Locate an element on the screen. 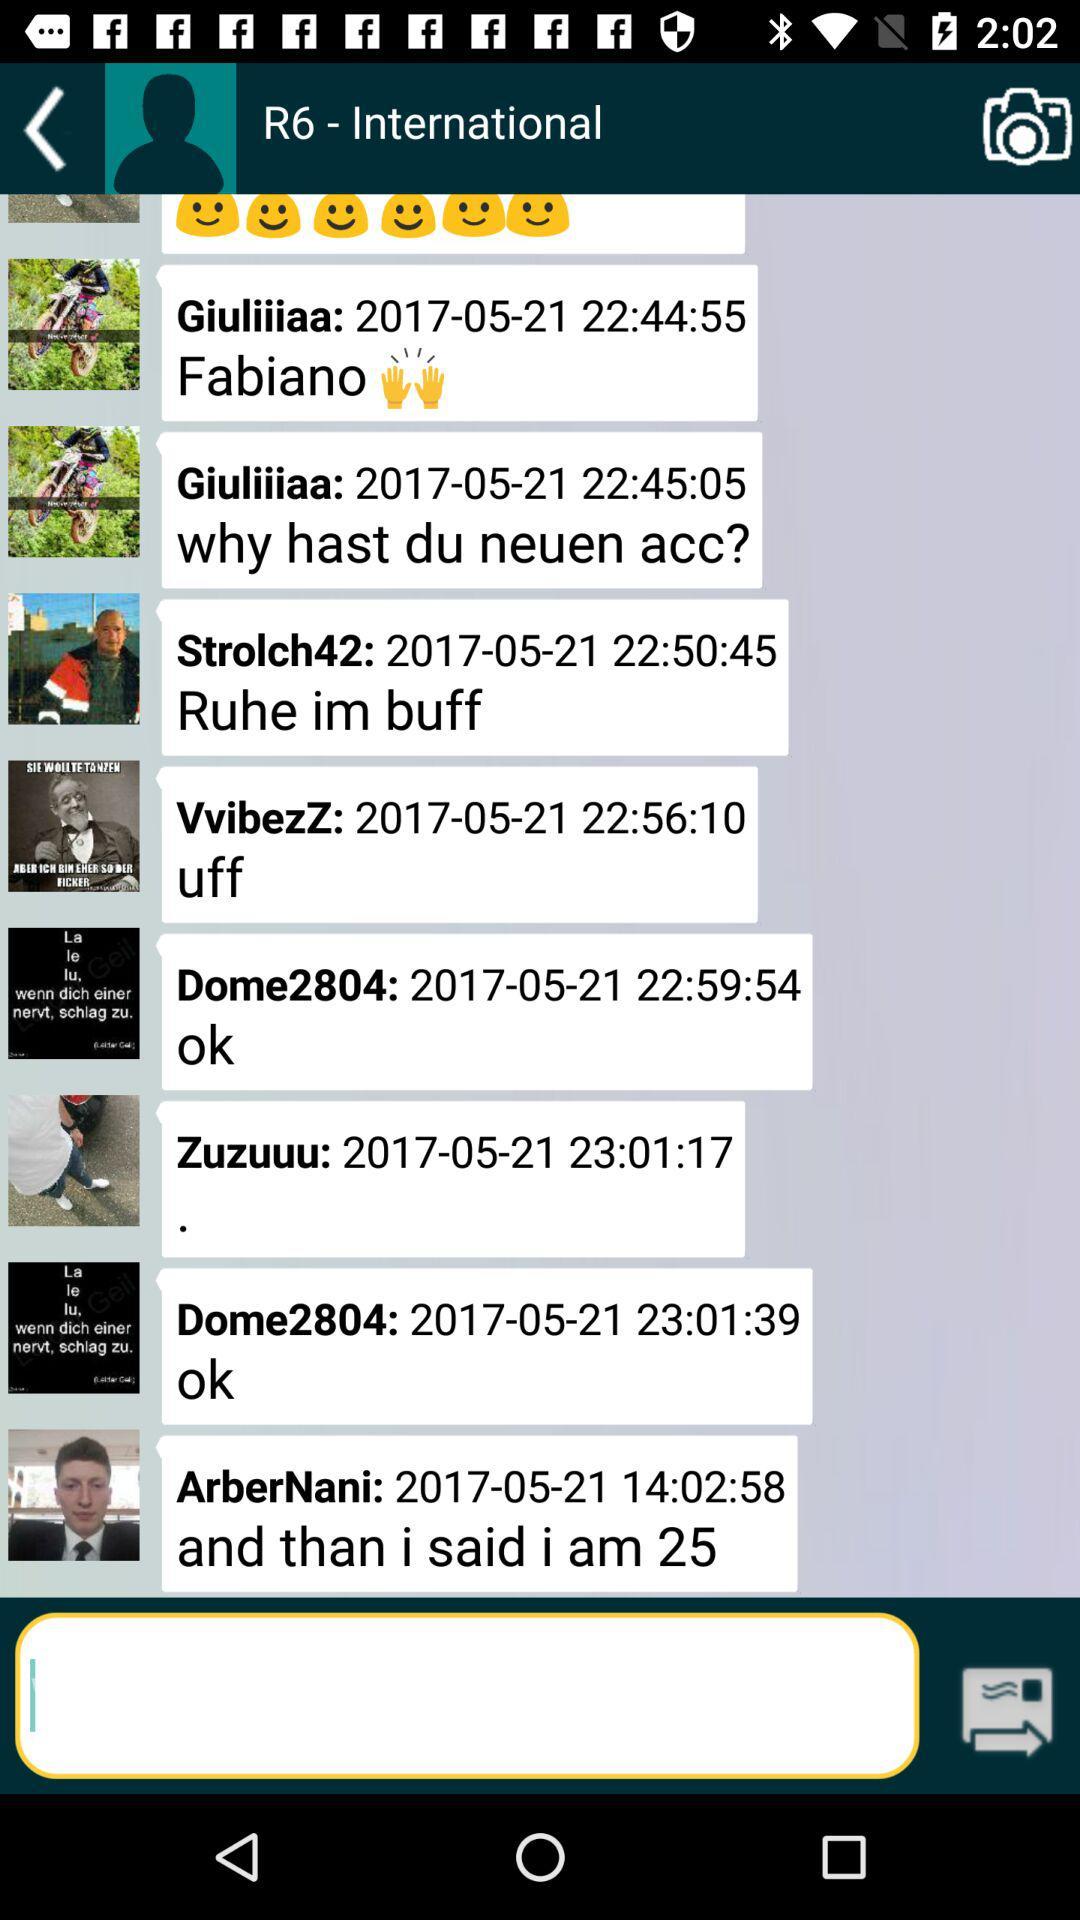 This screenshot has width=1080, height=1920. dome2804 20170521 225954 is located at coordinates (484, 1012).